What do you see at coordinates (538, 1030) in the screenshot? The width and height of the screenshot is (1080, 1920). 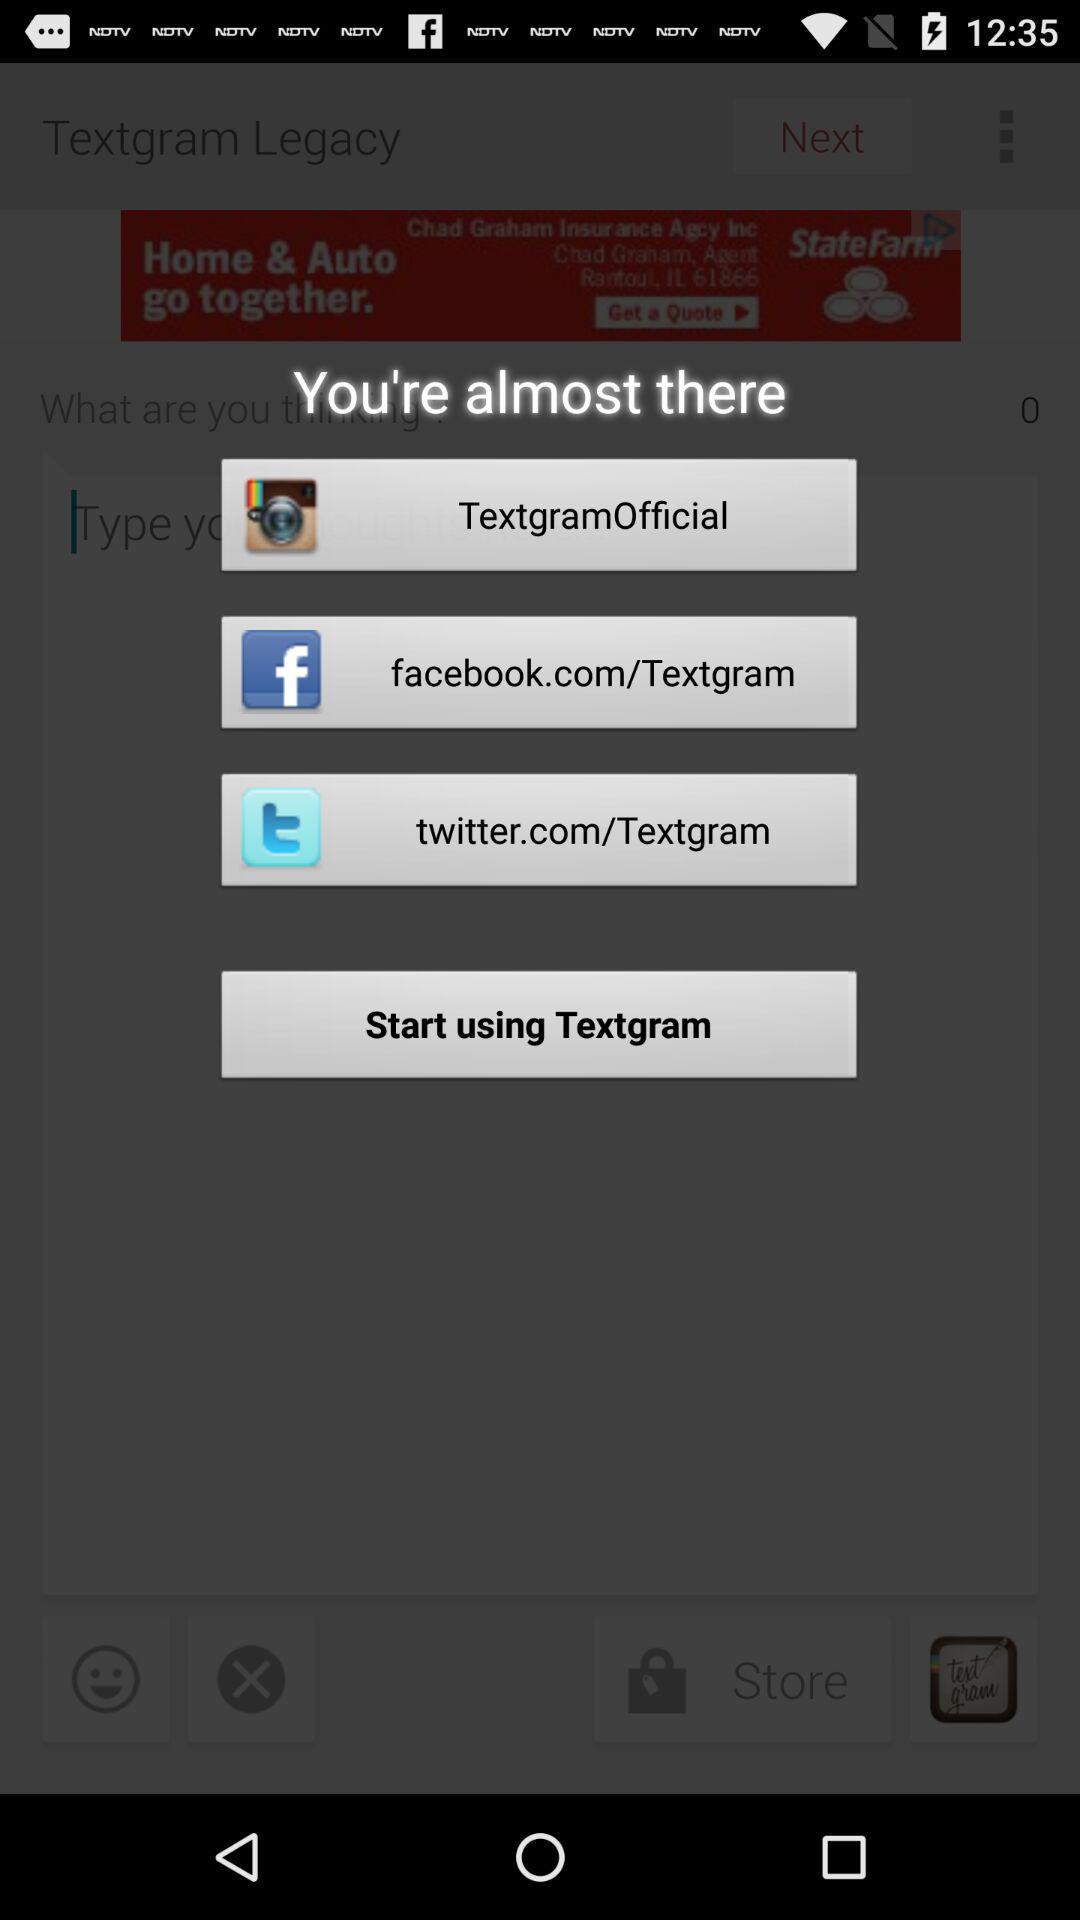 I see `the start using textgram item` at bounding box center [538, 1030].